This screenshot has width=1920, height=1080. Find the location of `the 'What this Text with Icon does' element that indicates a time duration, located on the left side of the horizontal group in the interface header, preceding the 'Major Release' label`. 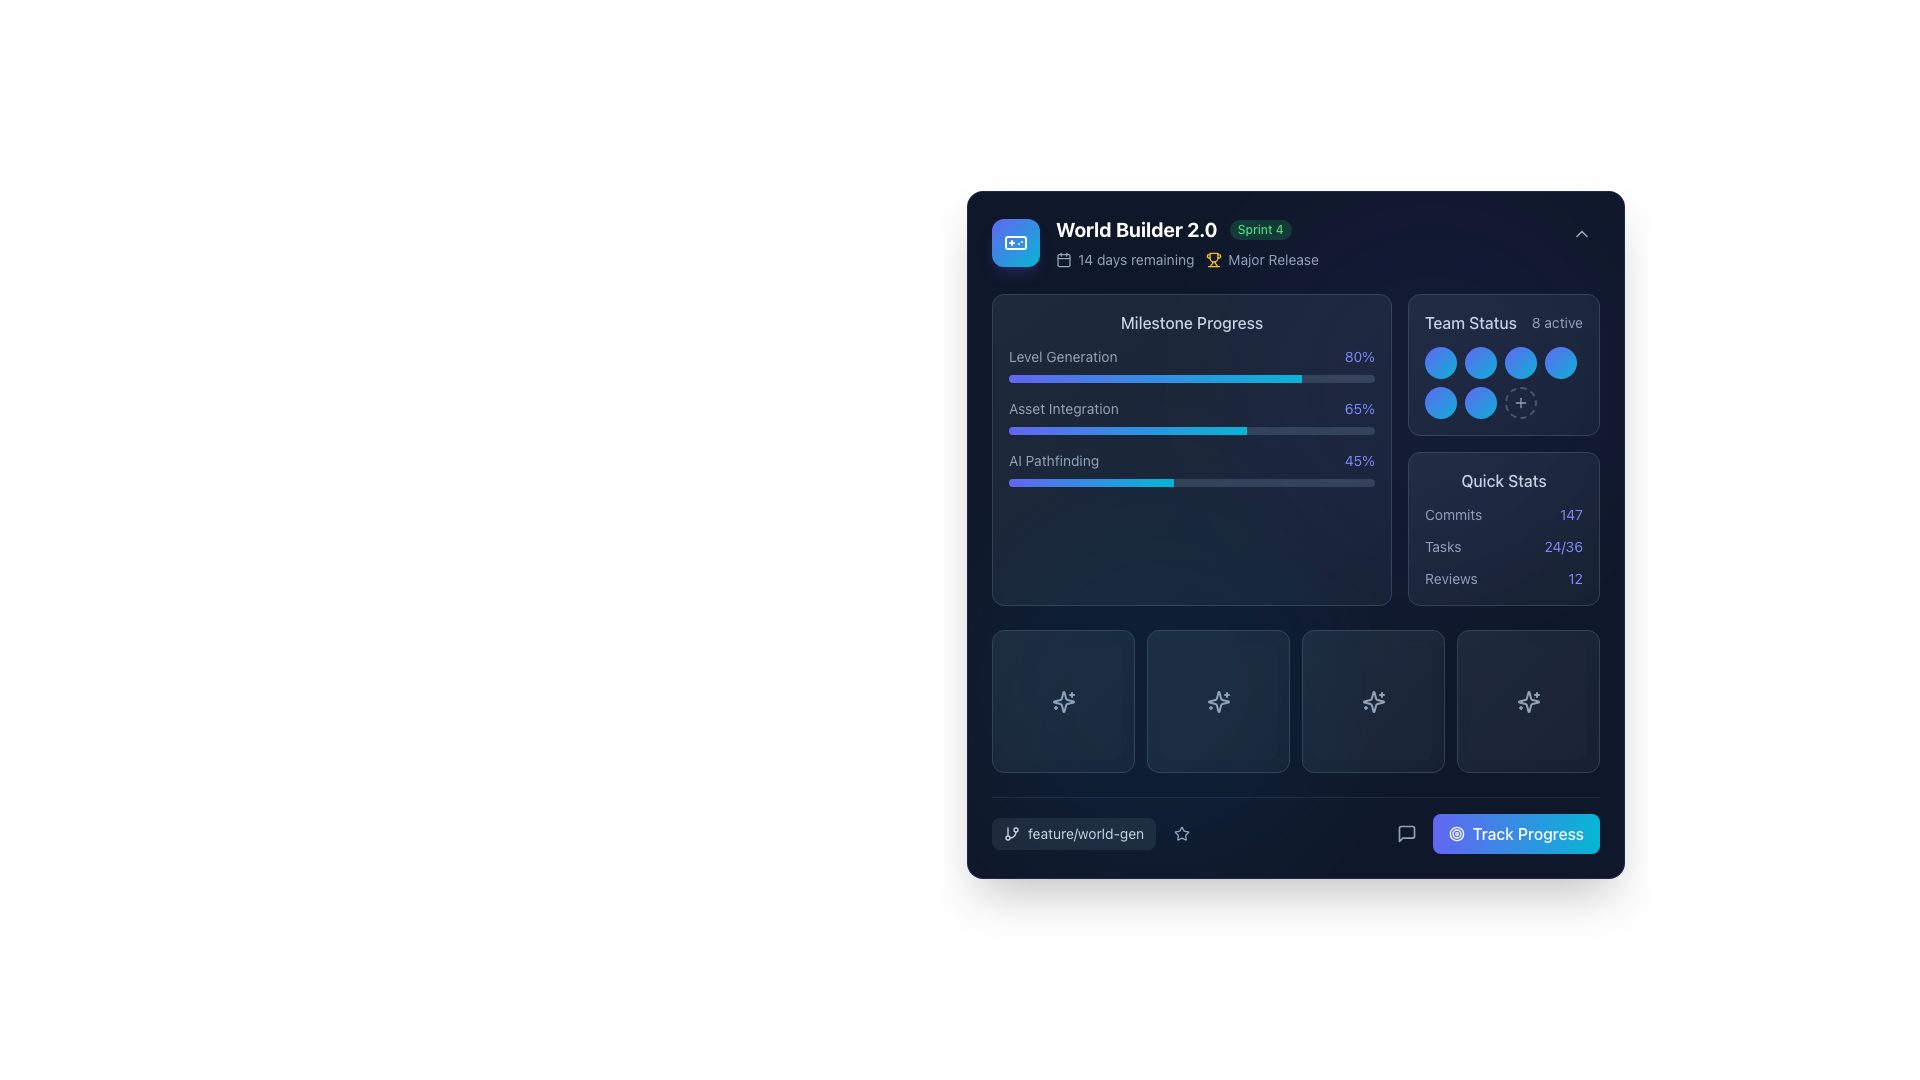

the 'What this Text with Icon does' element that indicates a time duration, located on the left side of the horizontal group in the interface header, preceding the 'Major Release' label is located at coordinates (1125, 258).